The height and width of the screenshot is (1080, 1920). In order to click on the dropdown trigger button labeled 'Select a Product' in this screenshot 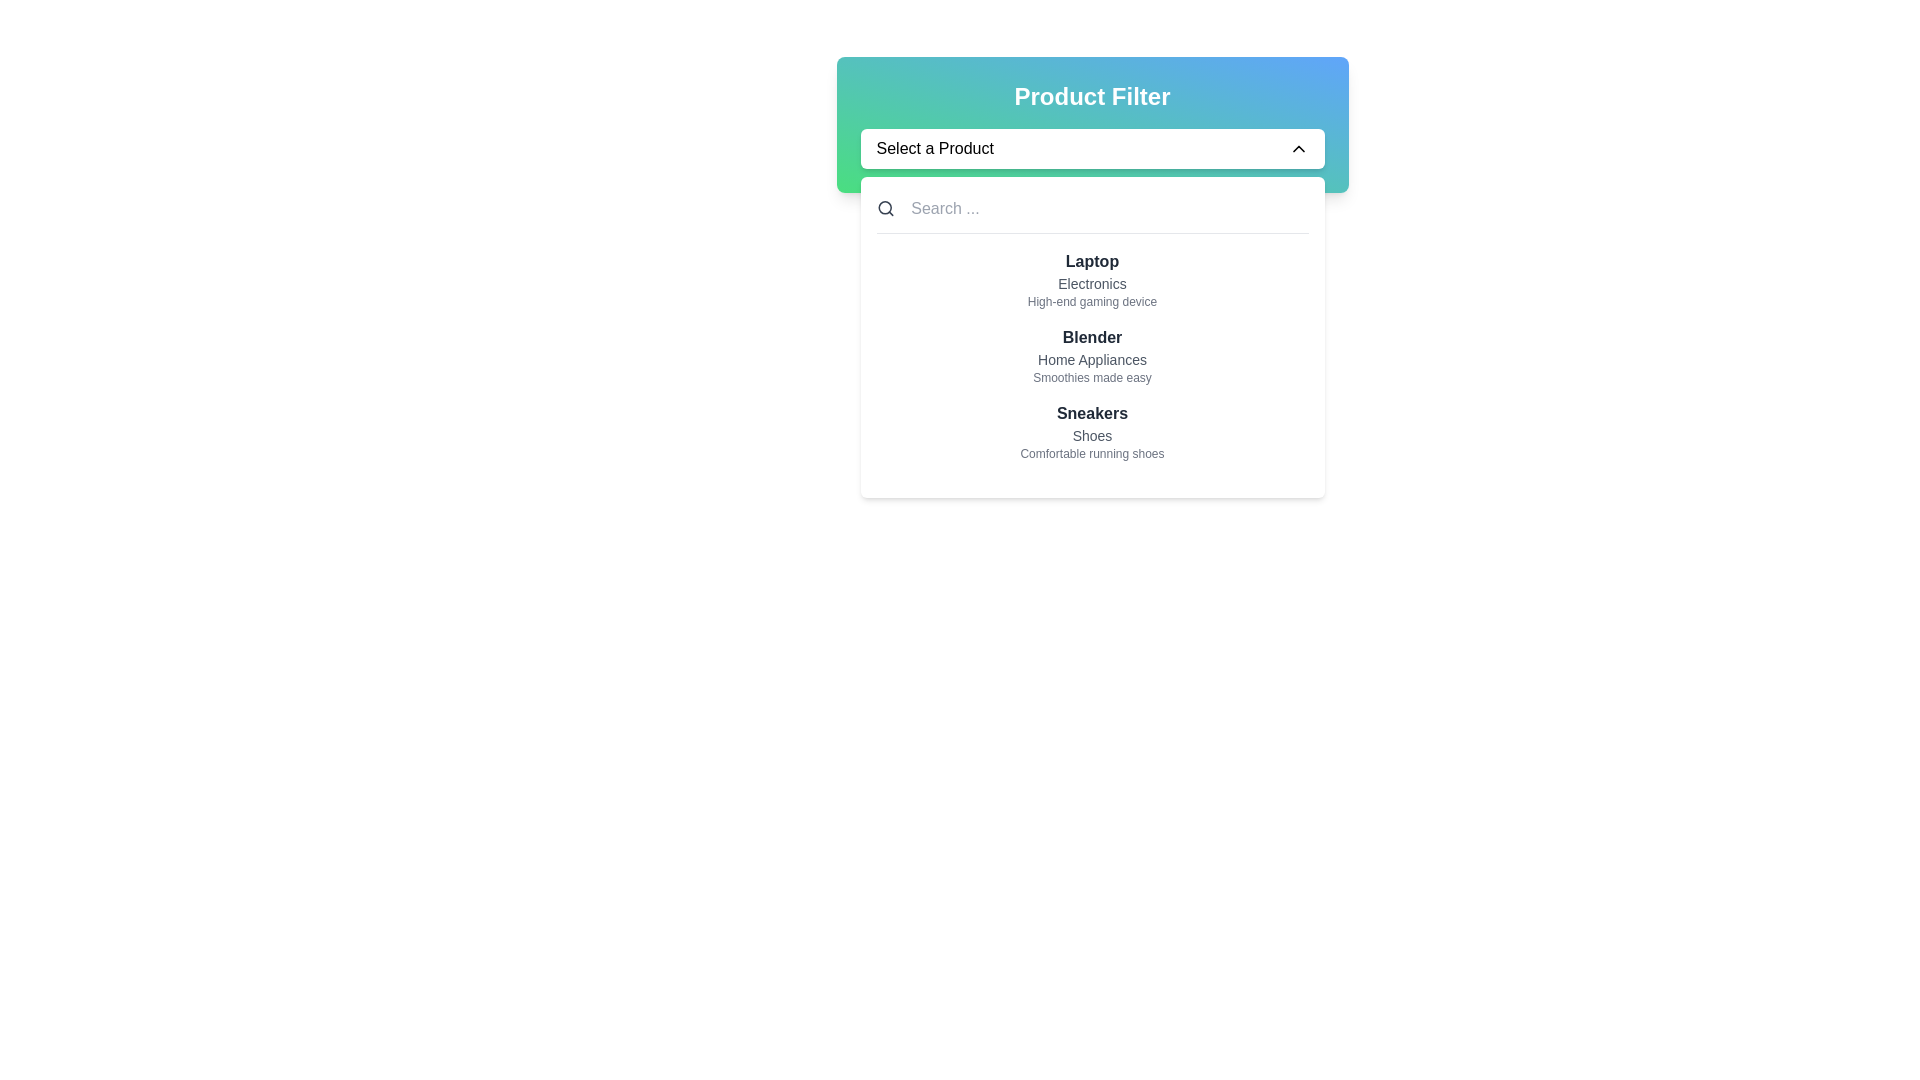, I will do `click(1091, 148)`.